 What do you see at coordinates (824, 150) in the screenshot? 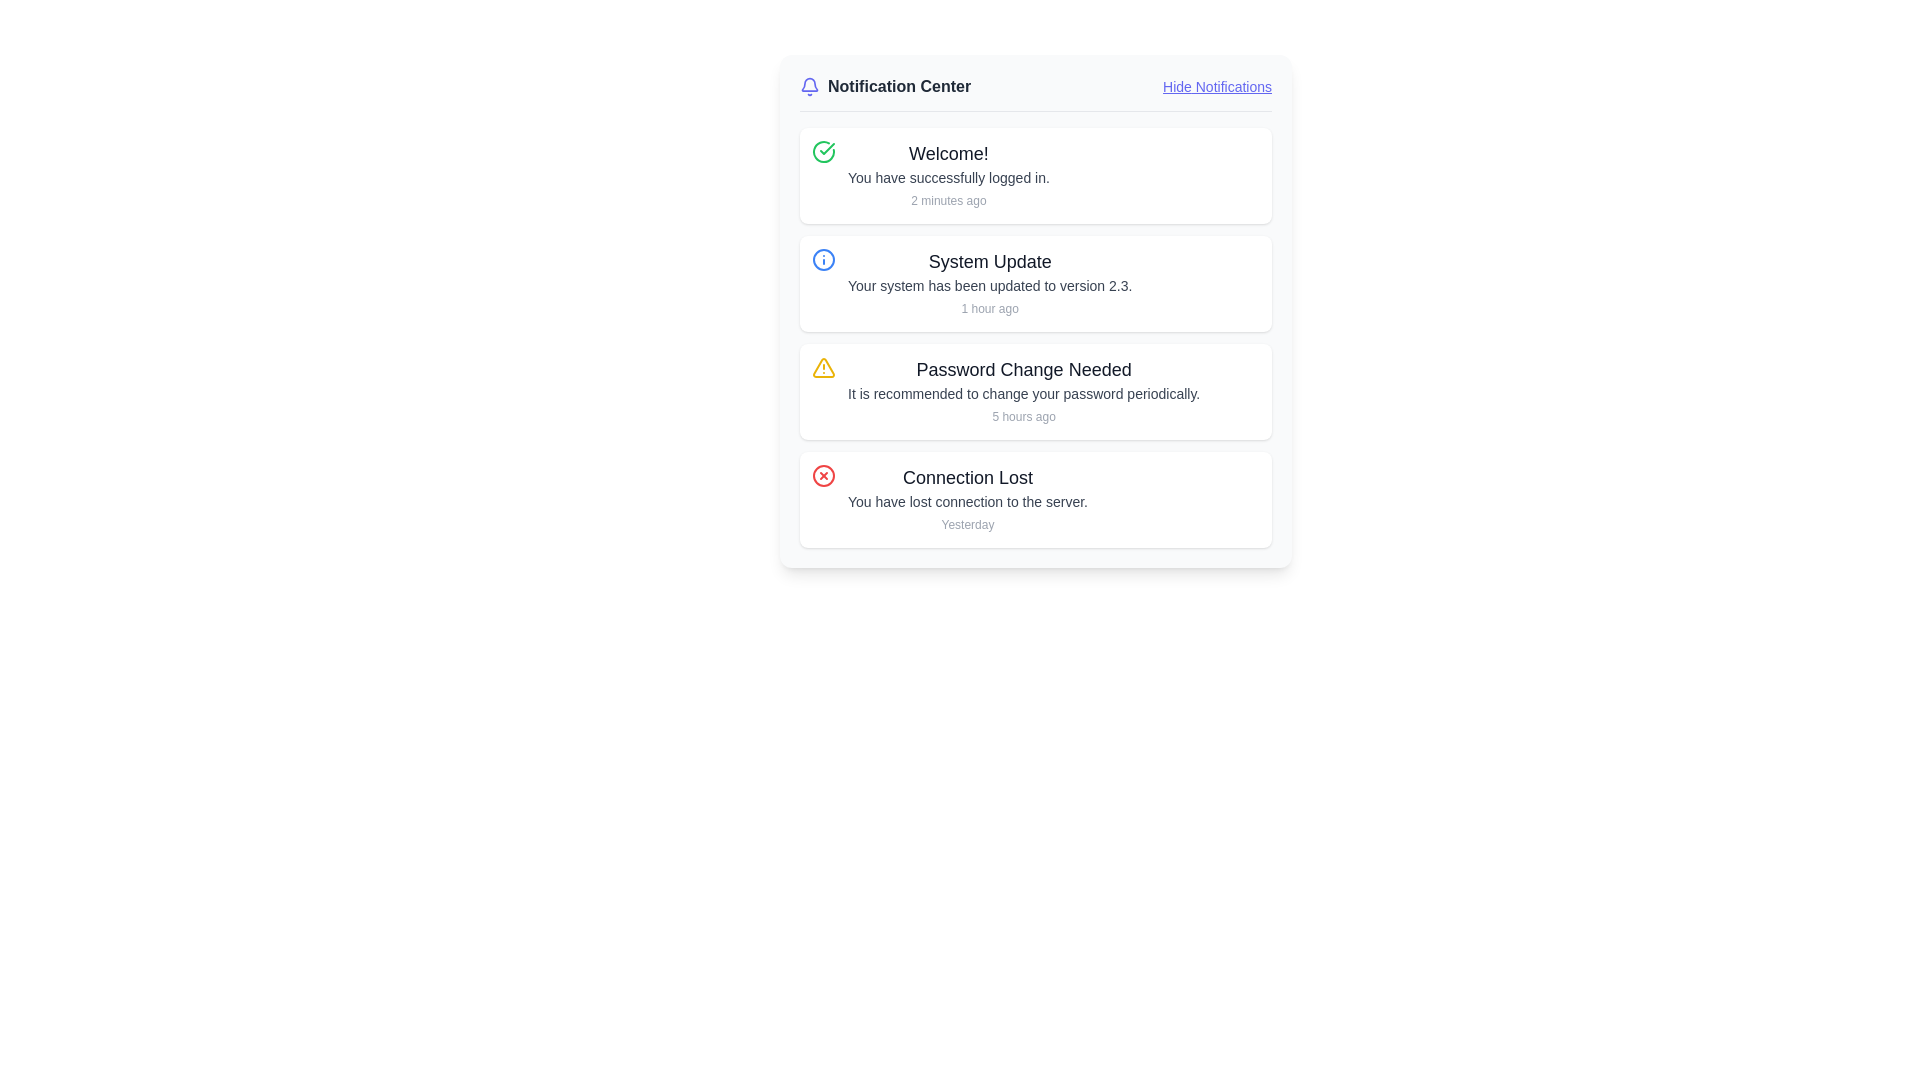
I see `the green circle icon containing a white checkmark, which symbolizes success and is located to the left of the 'Welcome!' text in the notification` at bounding box center [824, 150].